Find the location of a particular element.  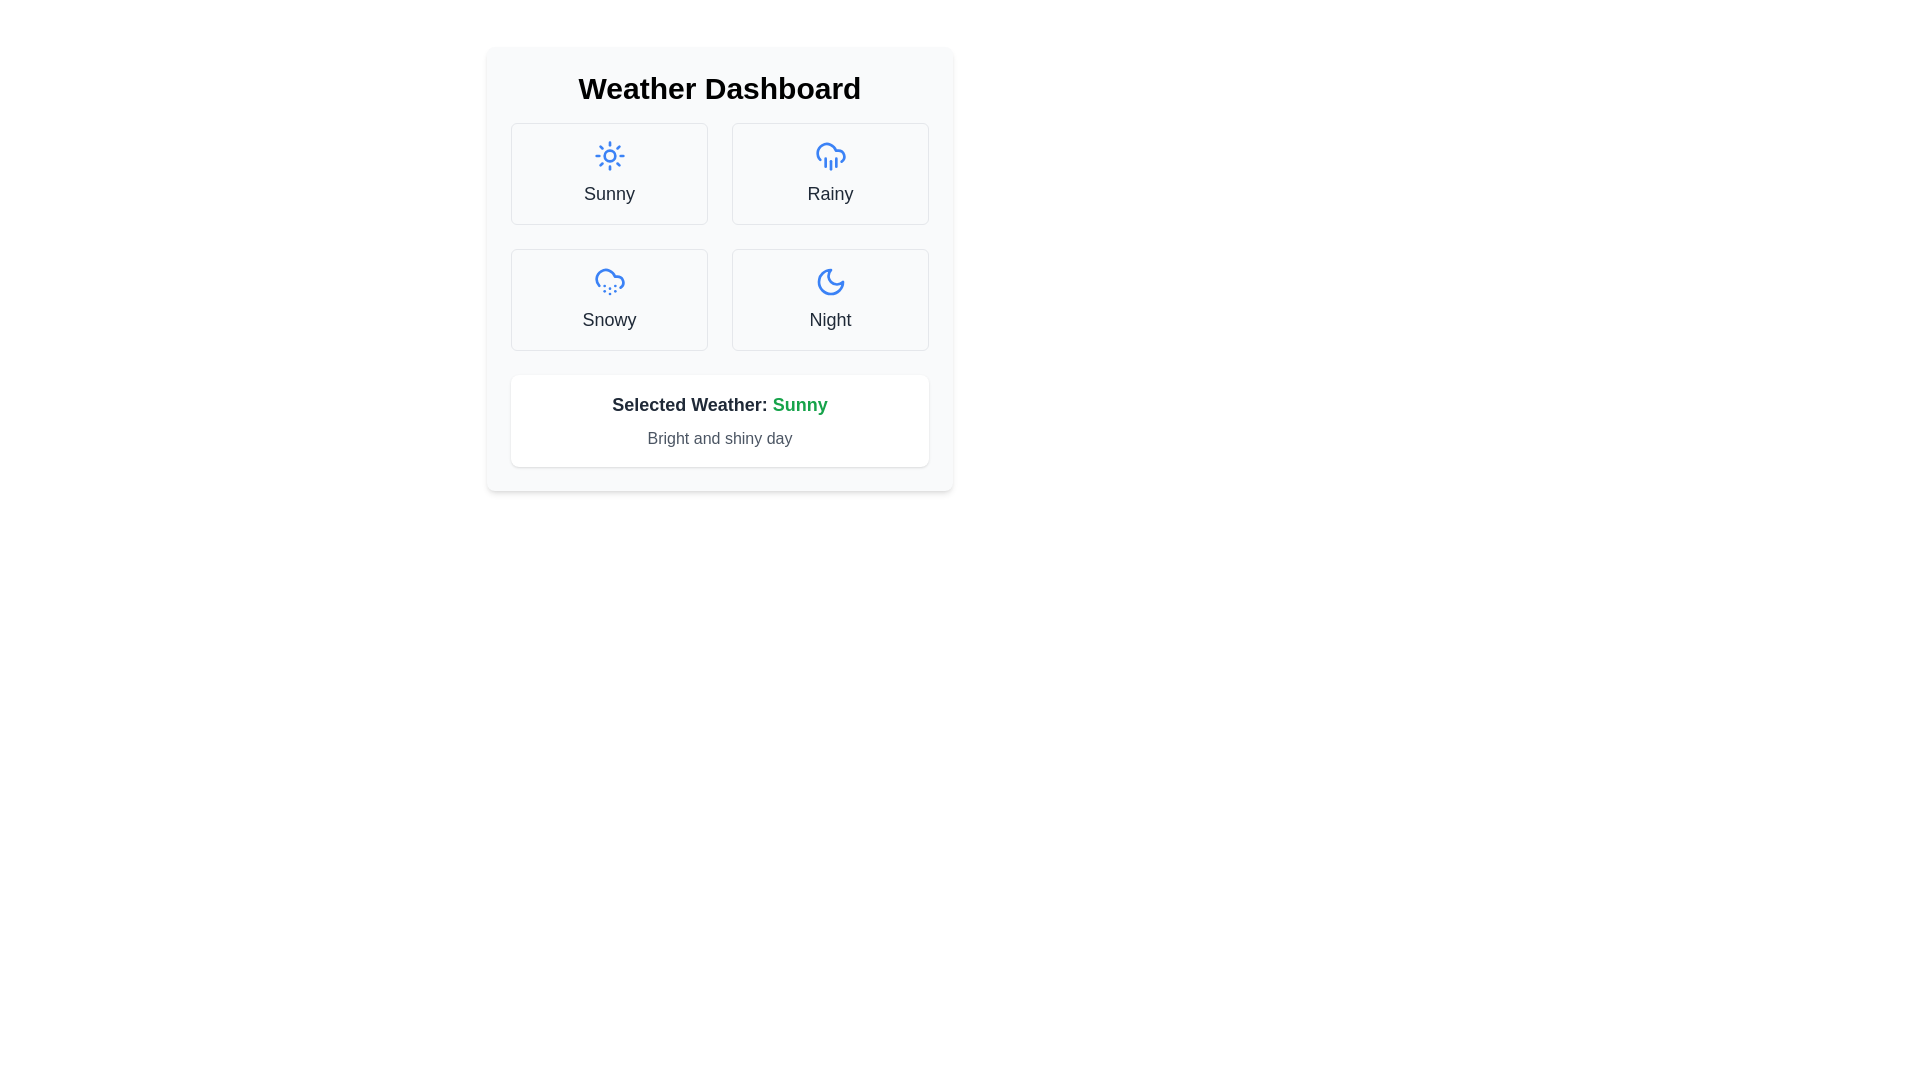

title text of the weather selection dashboard located at the top center of the panel is located at coordinates (720, 87).